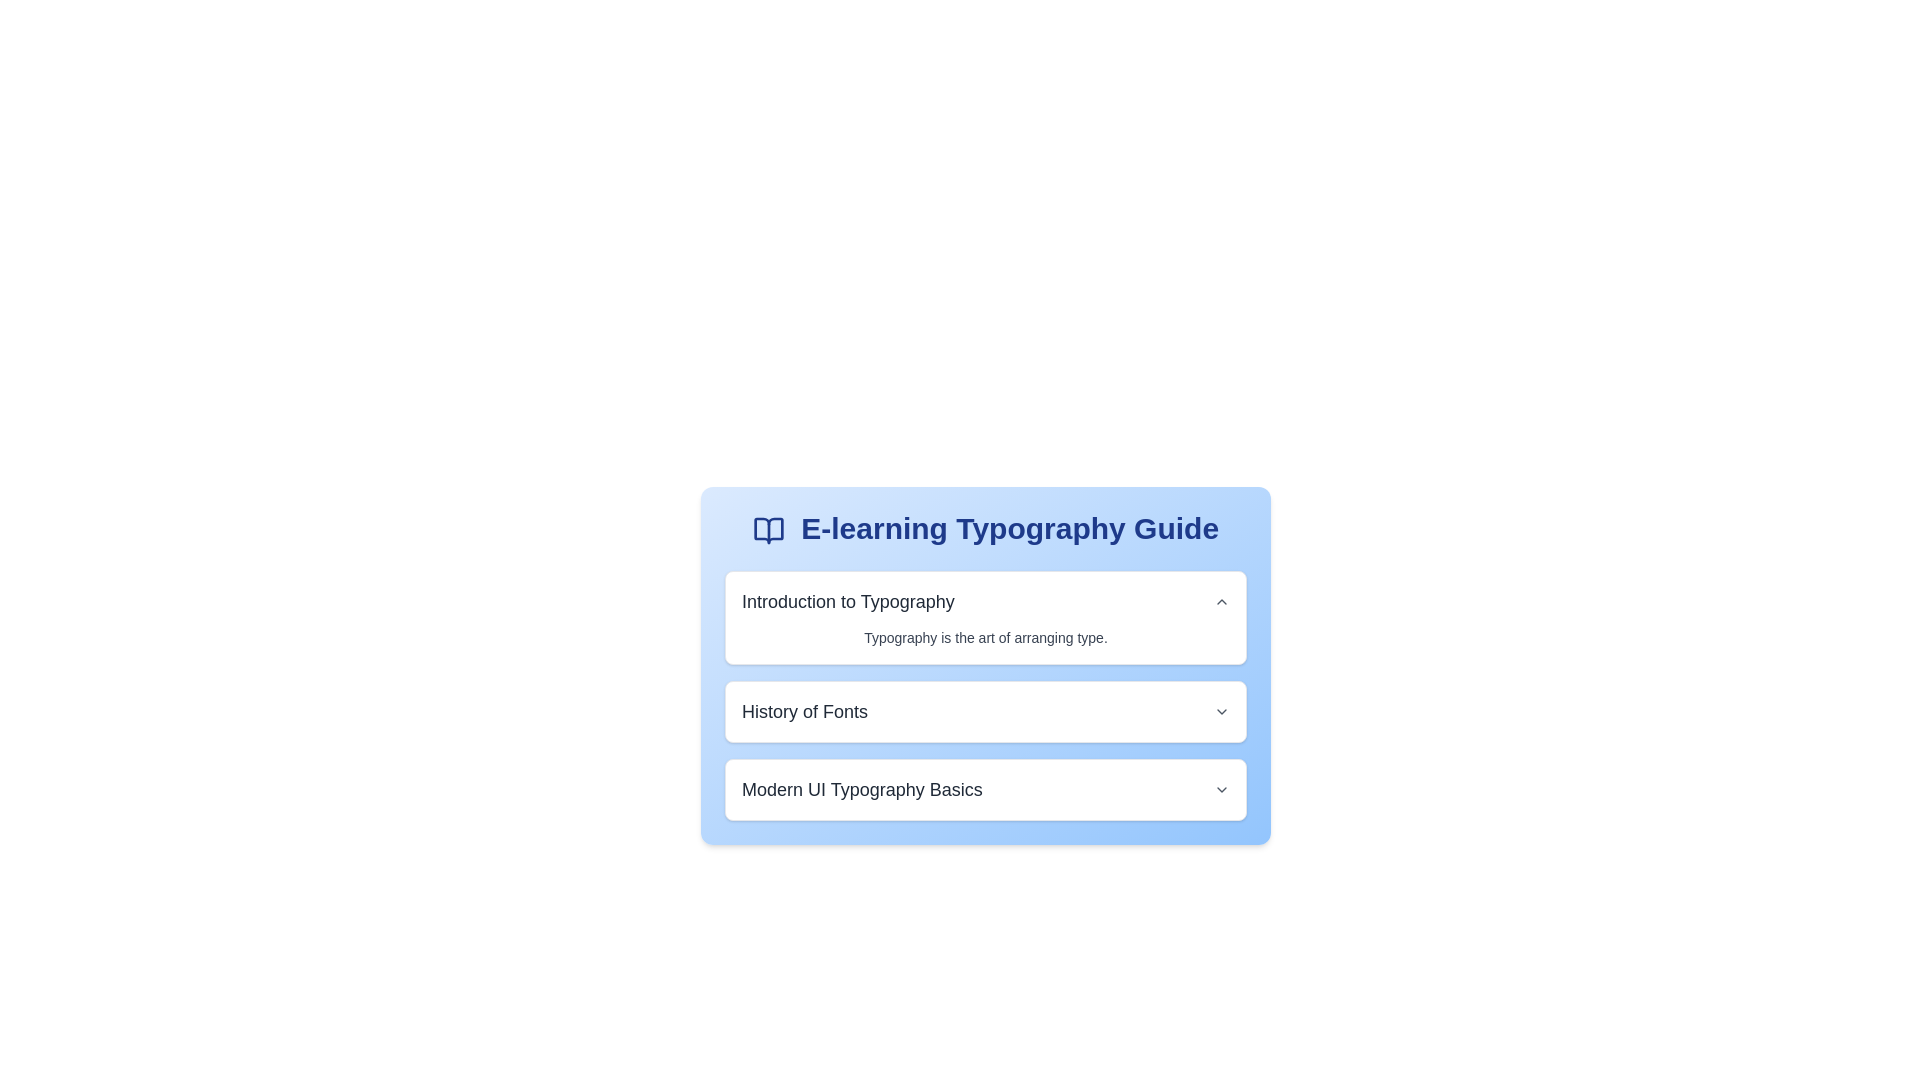  Describe the element at coordinates (1221, 789) in the screenshot. I see `the downward-pointing chevron icon styled in gray, located to the far right of the section labeled 'Modern UI Typography Basics'` at that location.